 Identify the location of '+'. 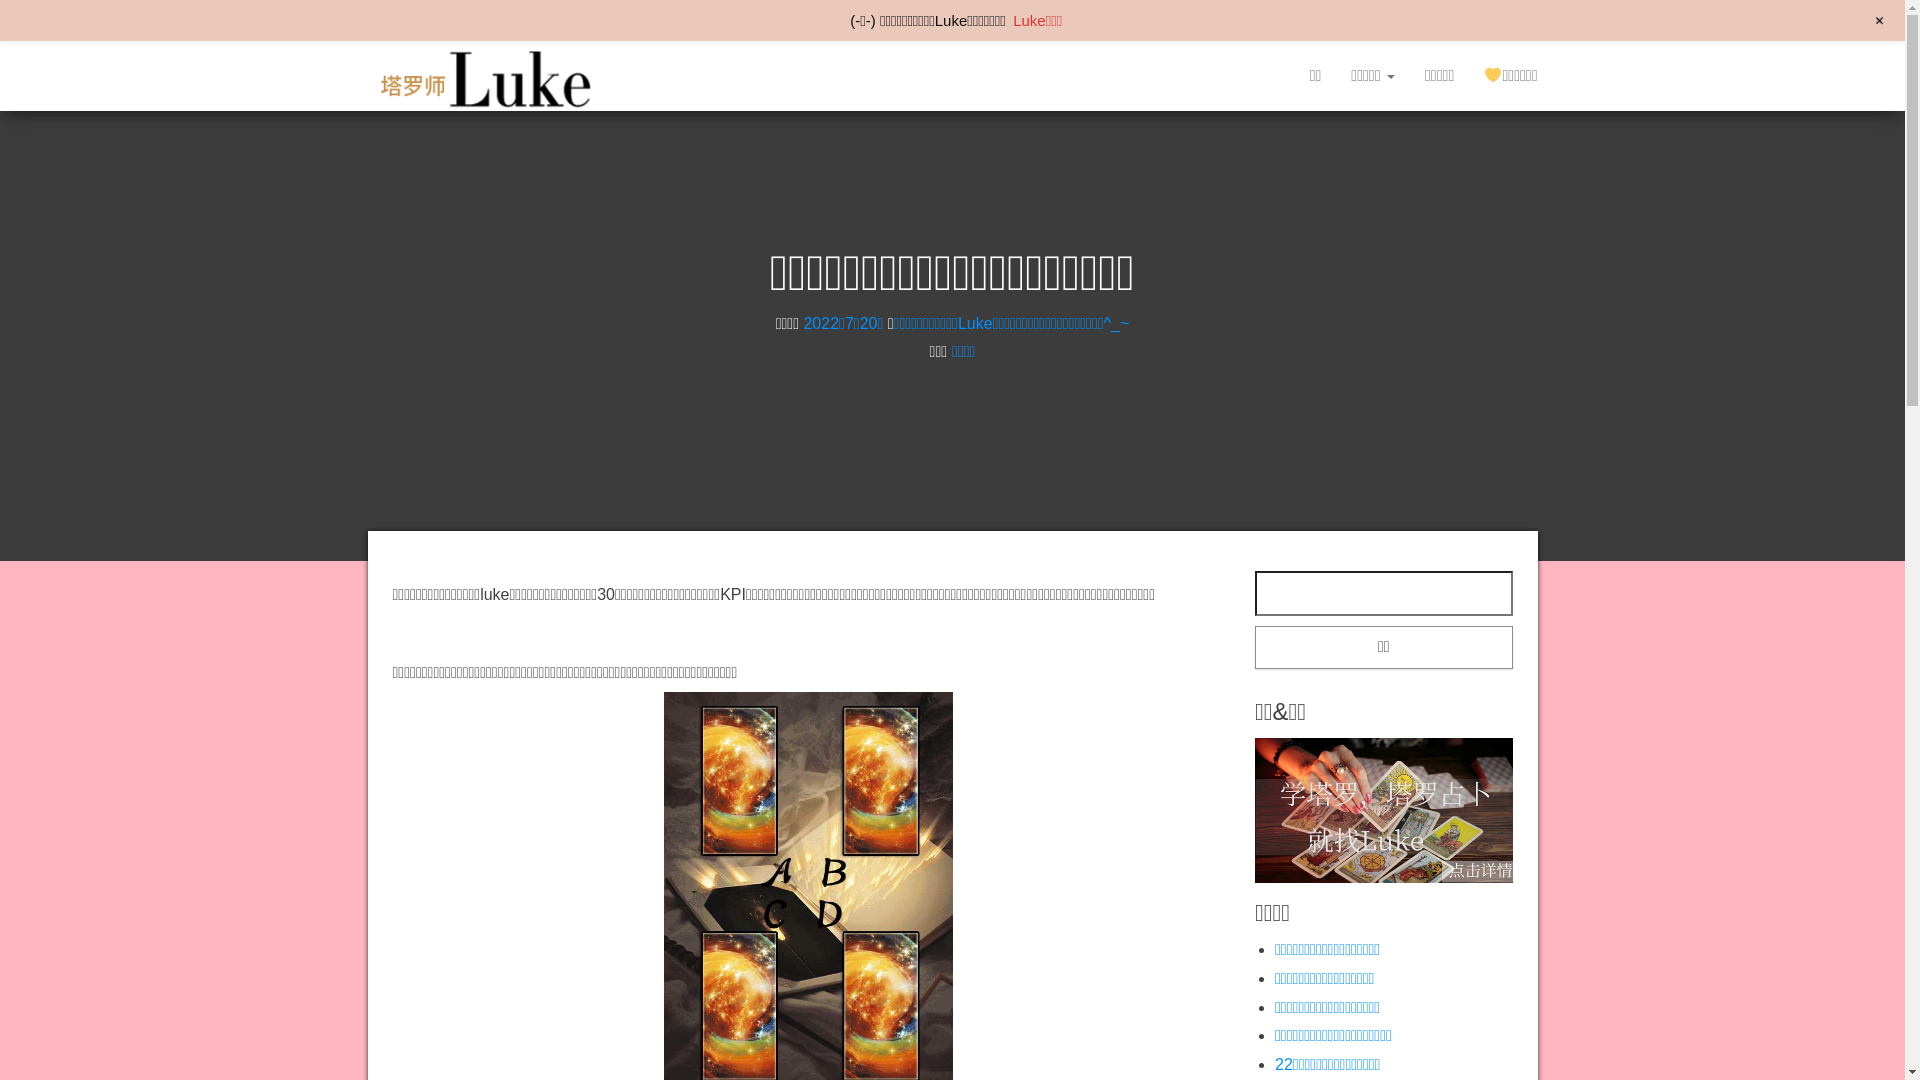
(1878, 20).